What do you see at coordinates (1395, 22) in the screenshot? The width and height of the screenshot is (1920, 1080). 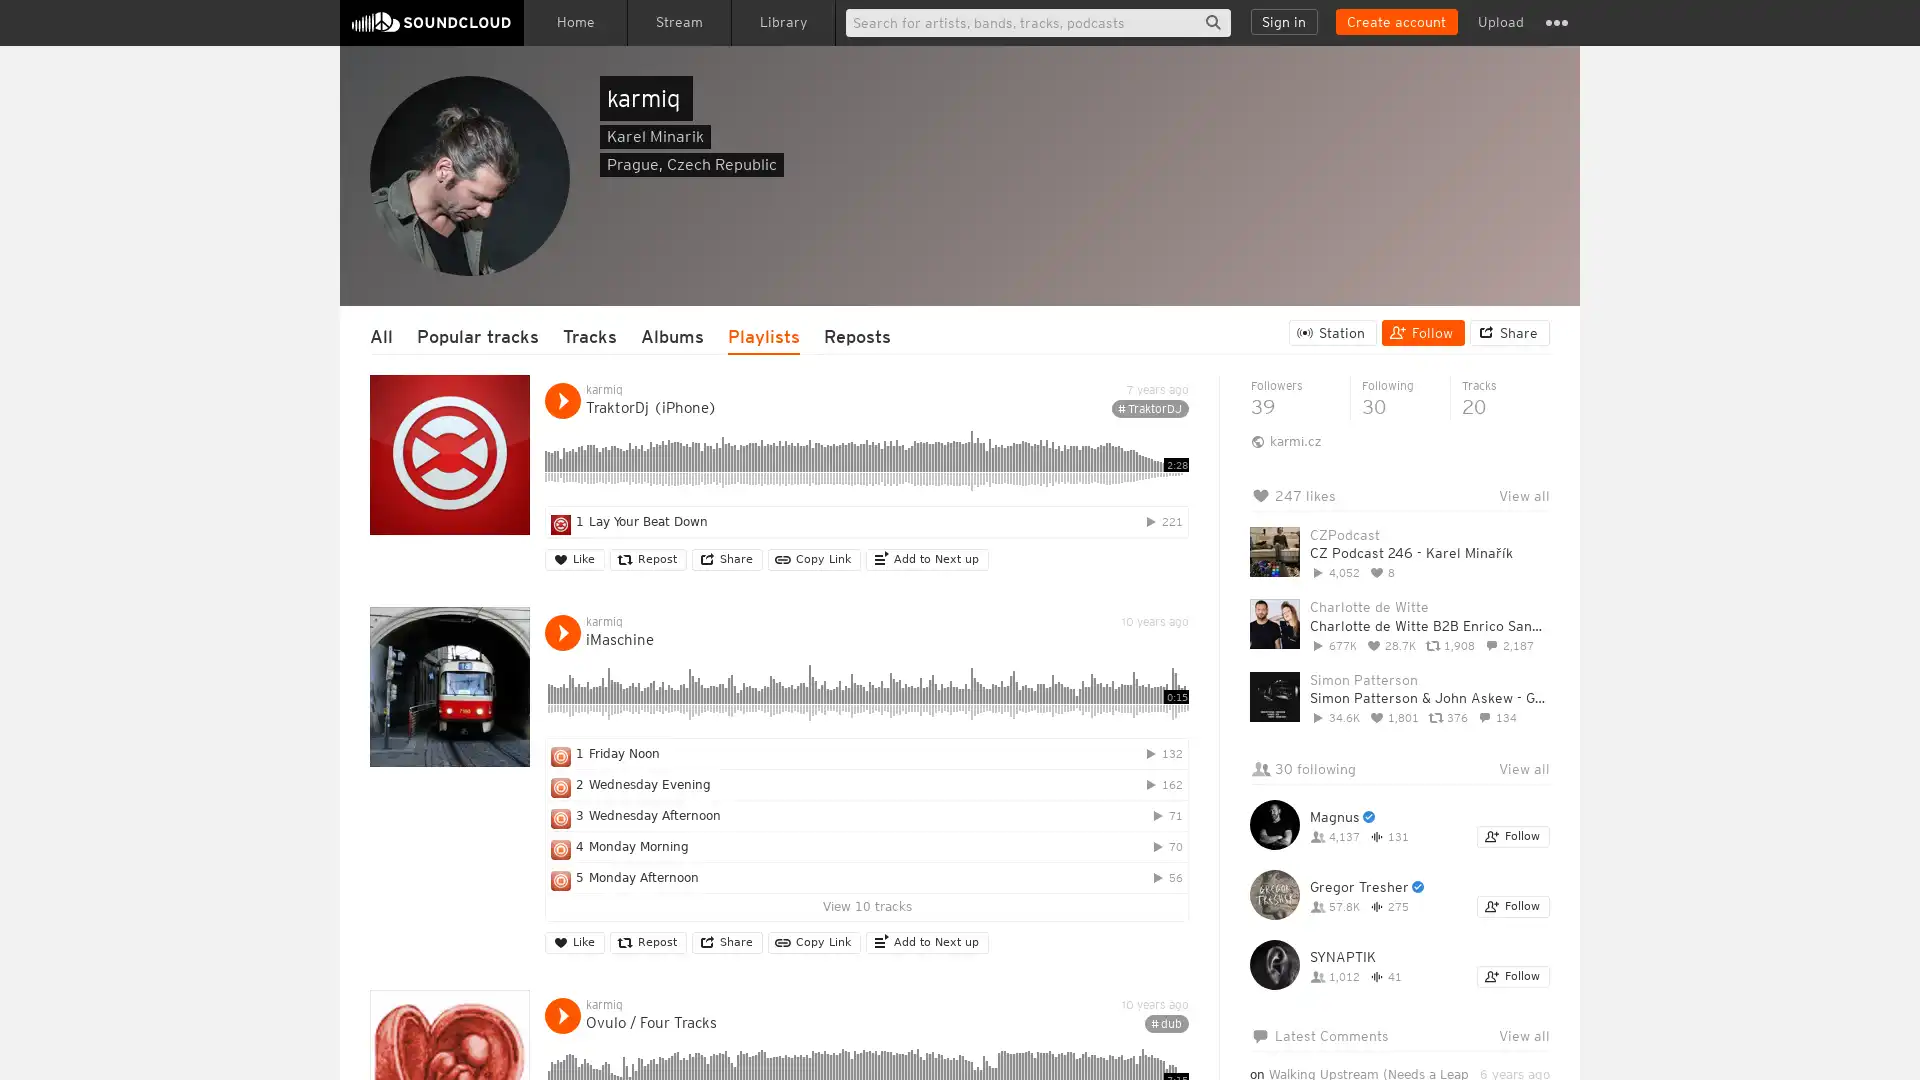 I see `Create a SoundCloud account` at bounding box center [1395, 22].